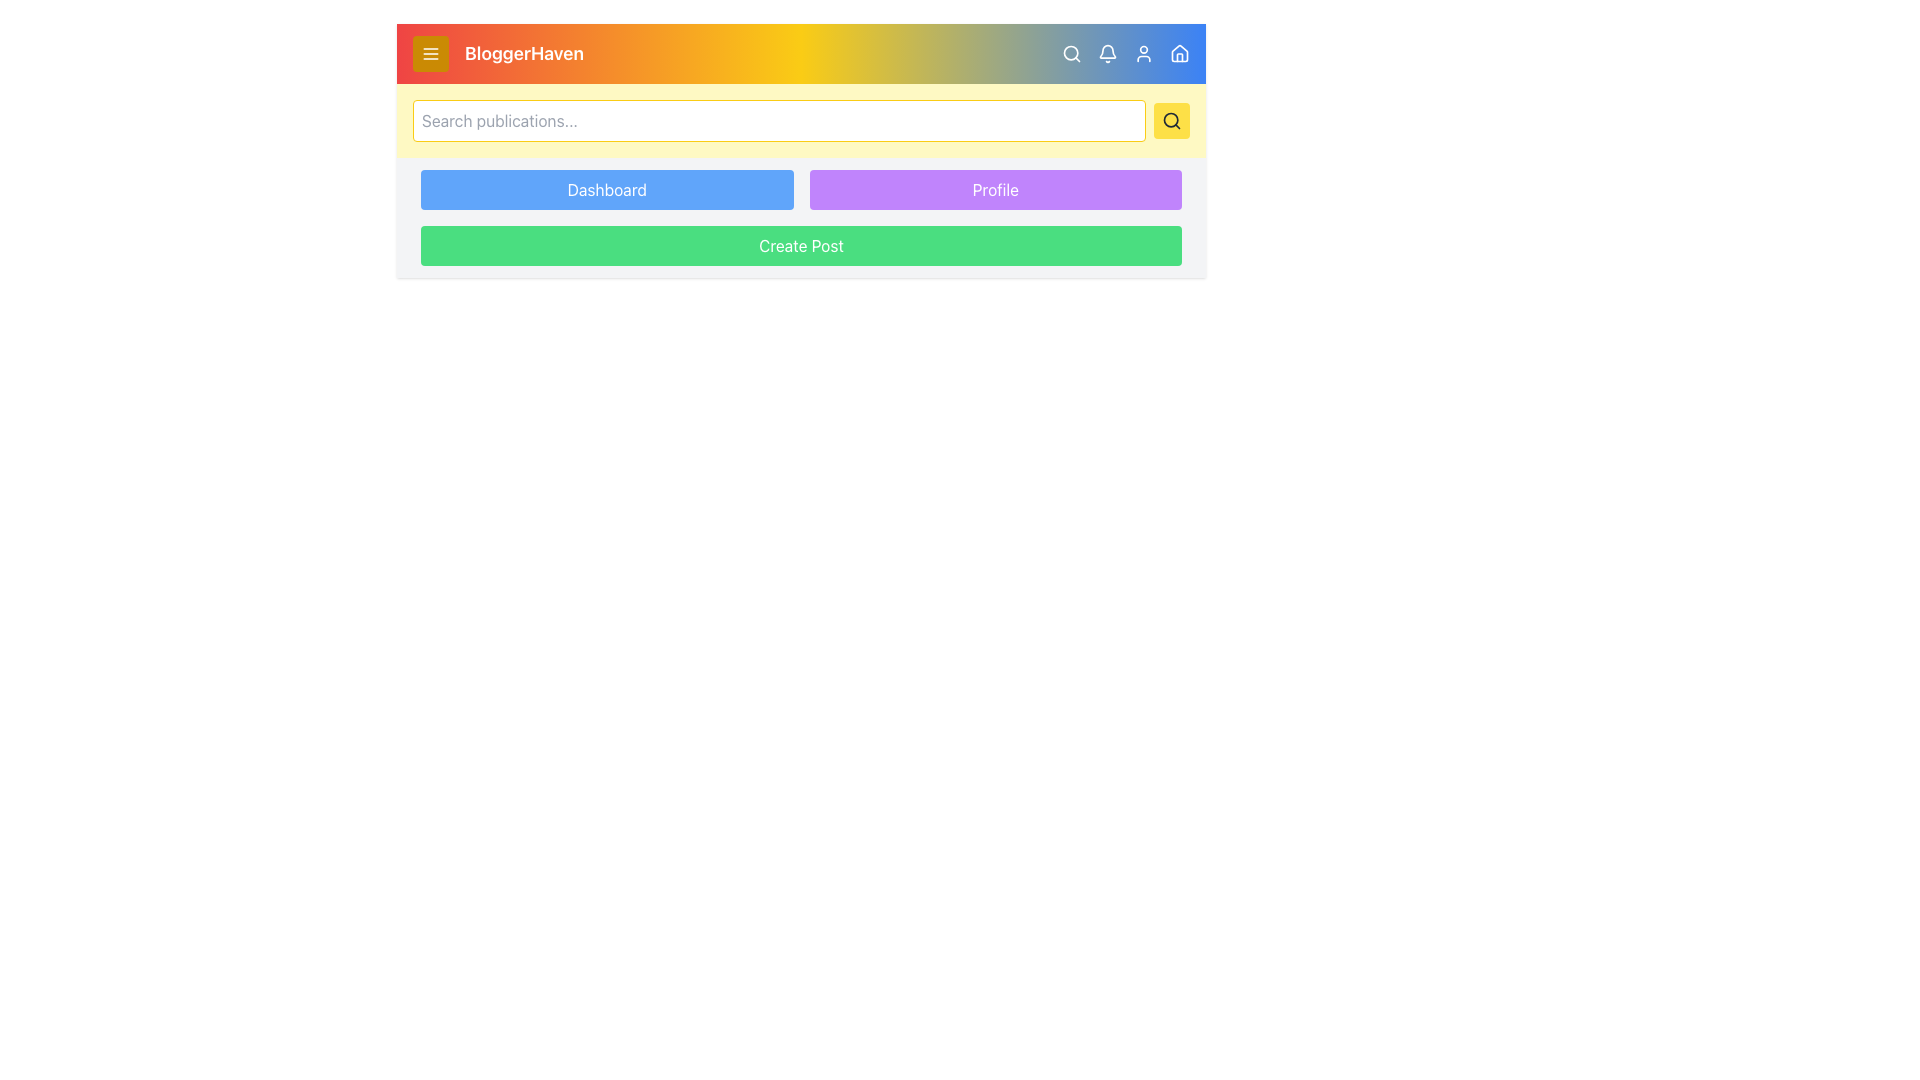  I want to click on the circular part of the search icon, which symbolizes the lens of a magnifying glass and is located to the right of the search bar in the top section of the interface, so click(1171, 120).